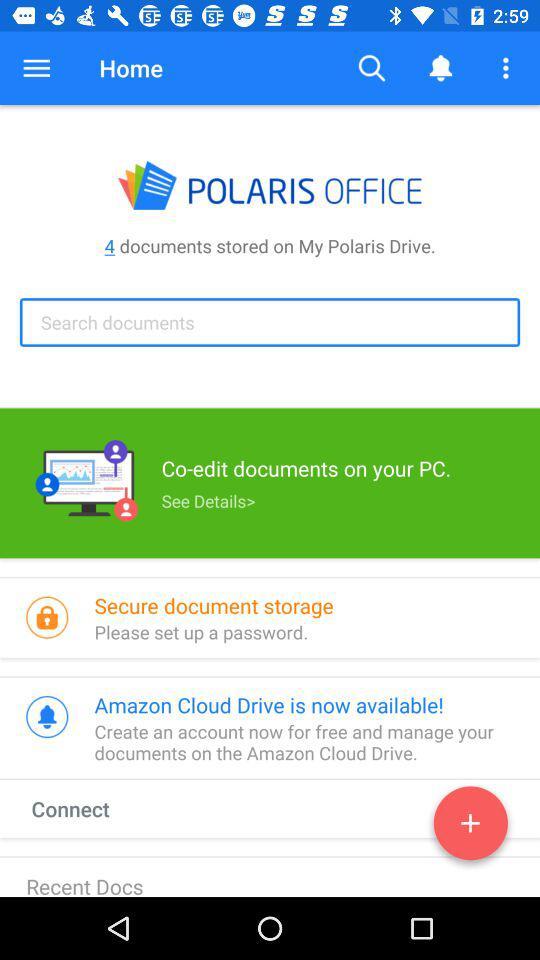 The height and width of the screenshot is (960, 540). What do you see at coordinates (508, 68) in the screenshot?
I see `icon above the 4 documents stored item` at bounding box center [508, 68].